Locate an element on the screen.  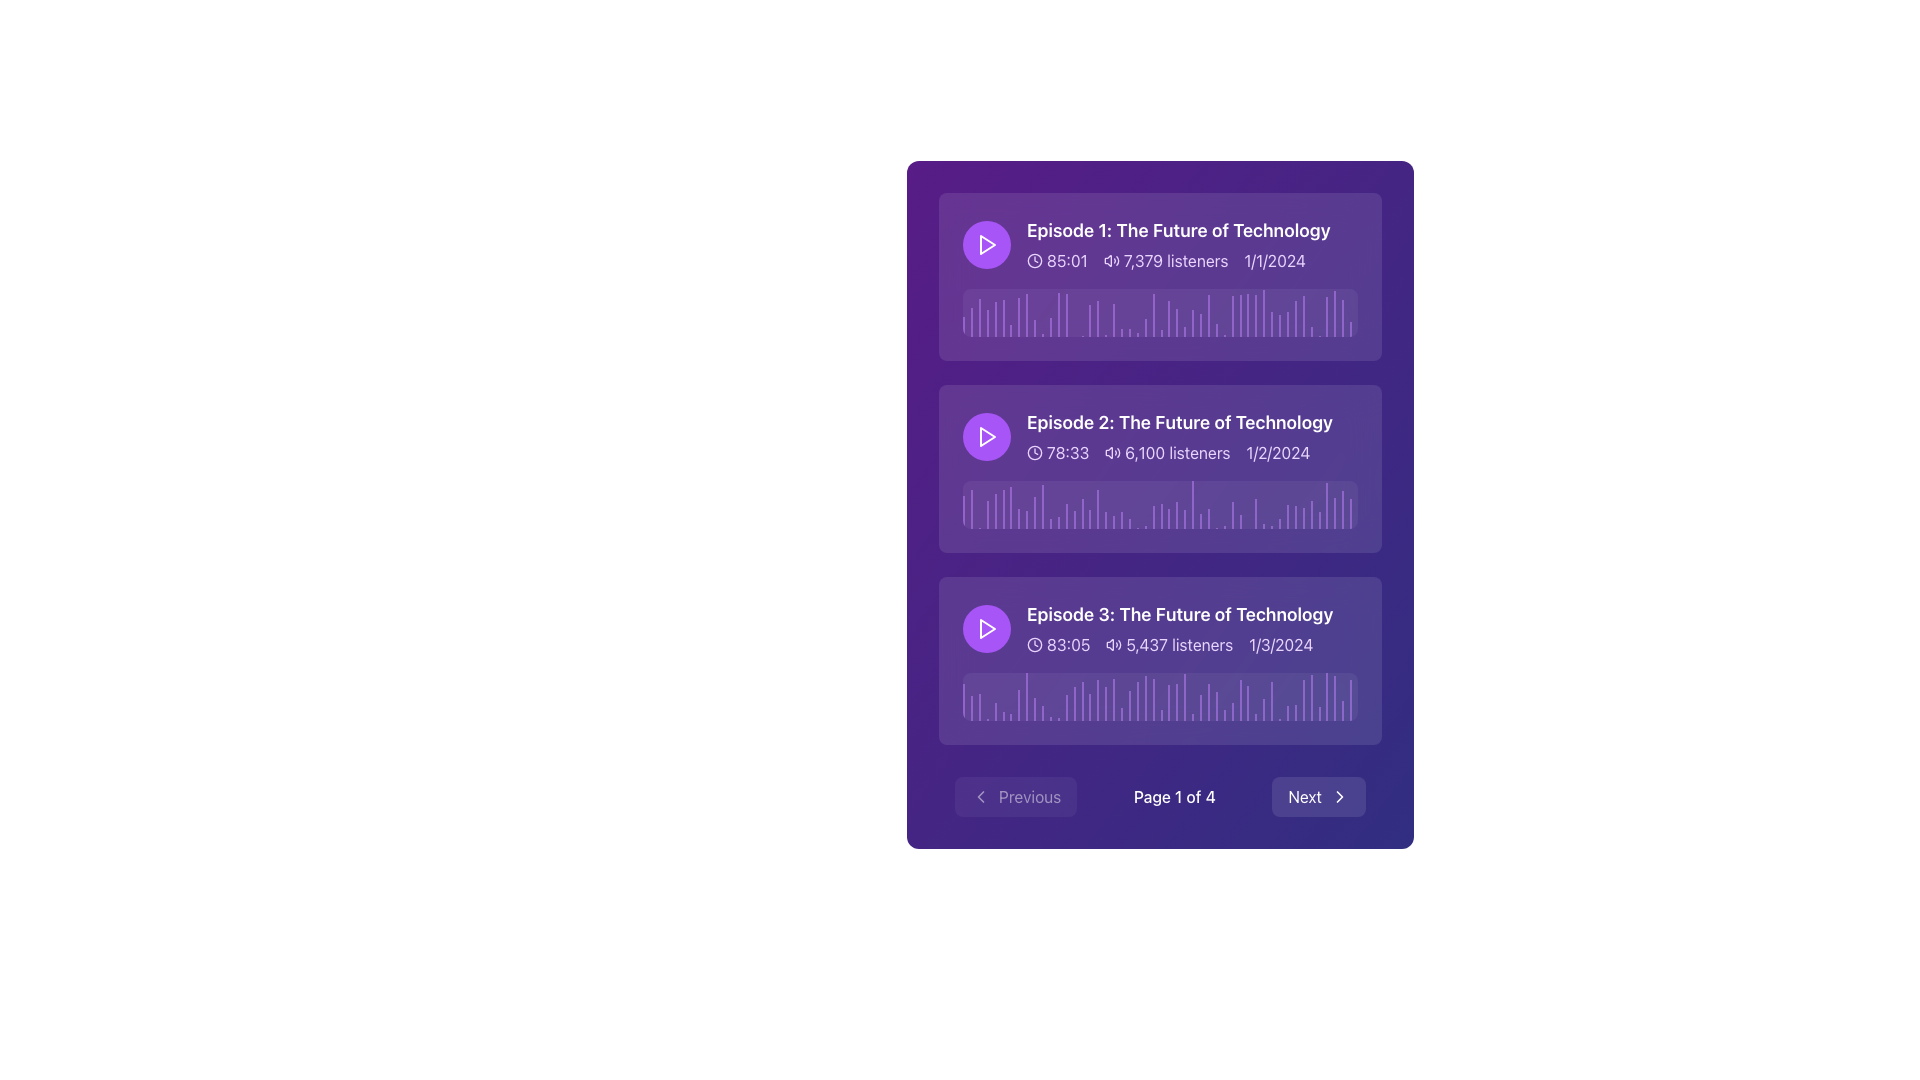
the vertical purple timeline indicator located in the second row of the episodes list, which serves as a progress marker in the waveform display is located at coordinates (1169, 518).